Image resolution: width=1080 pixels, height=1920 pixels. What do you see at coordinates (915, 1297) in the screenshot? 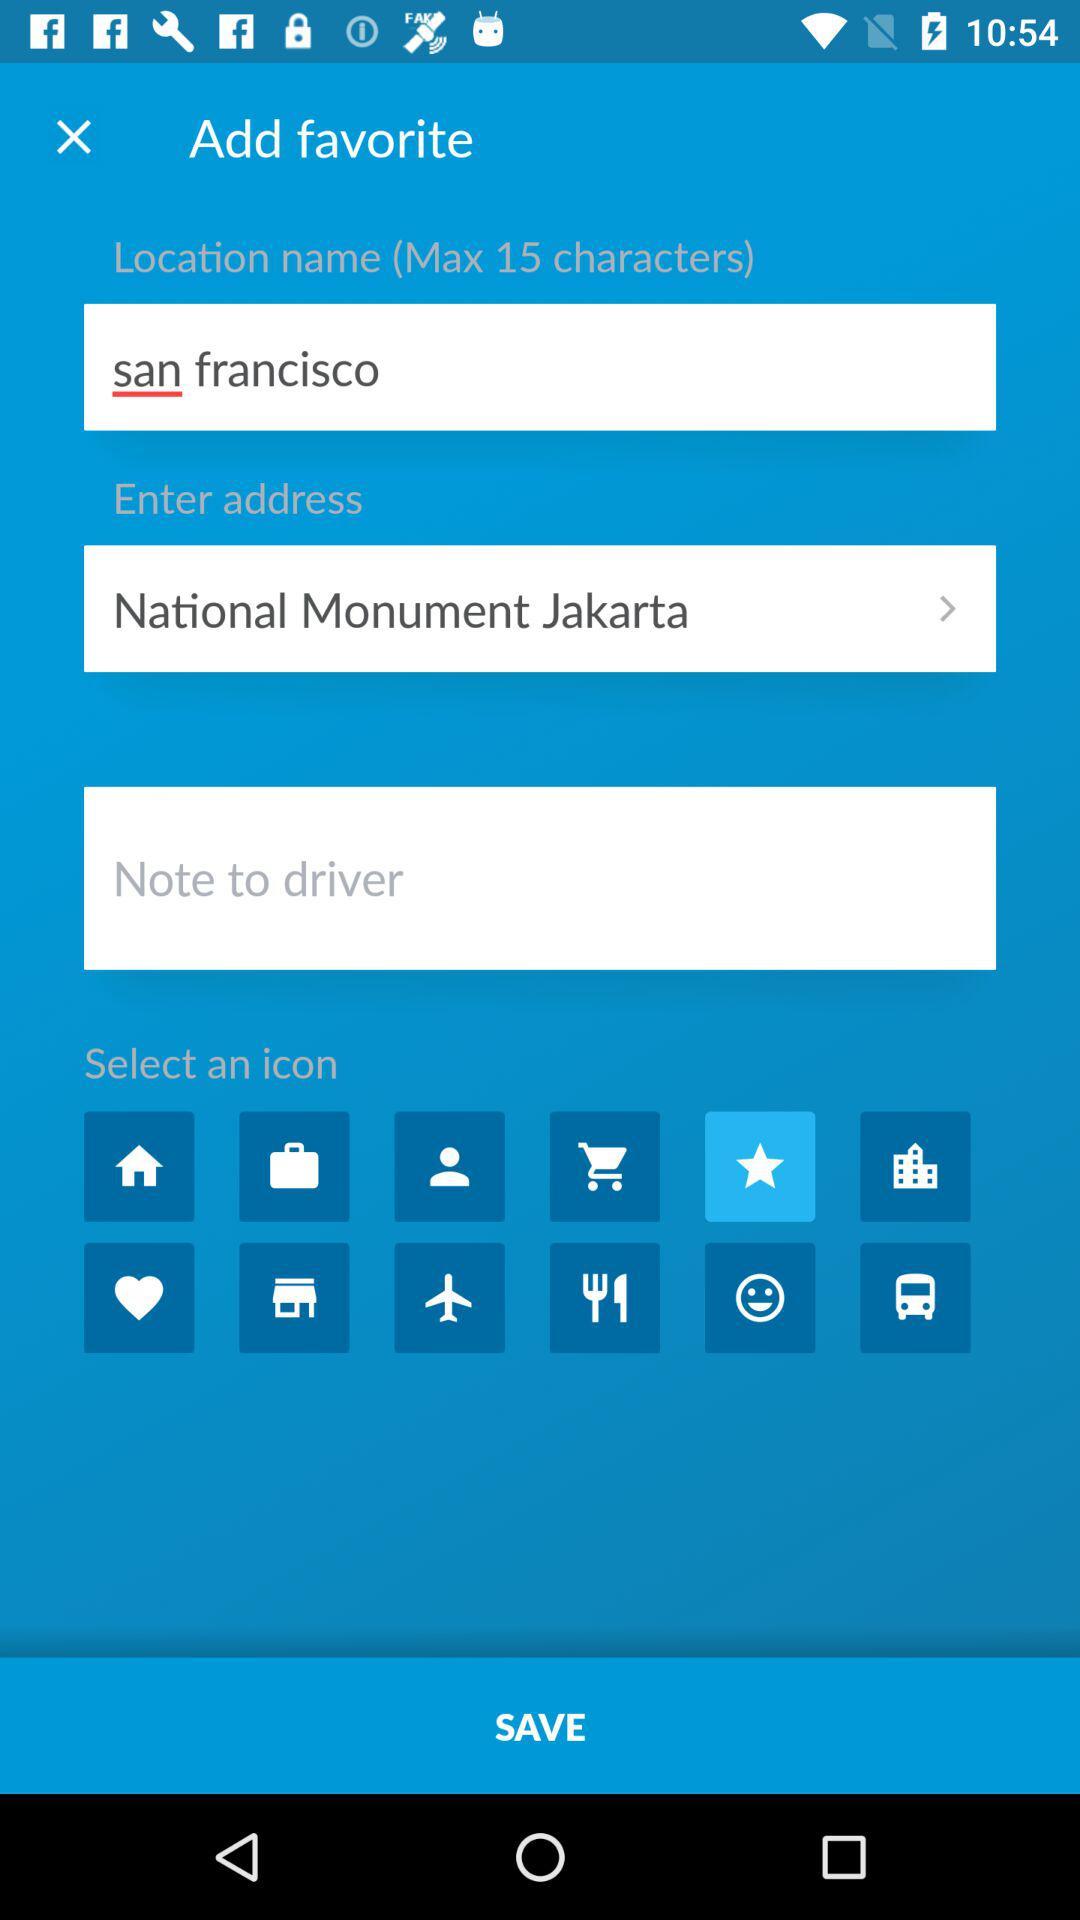
I see `driving directions` at bounding box center [915, 1297].